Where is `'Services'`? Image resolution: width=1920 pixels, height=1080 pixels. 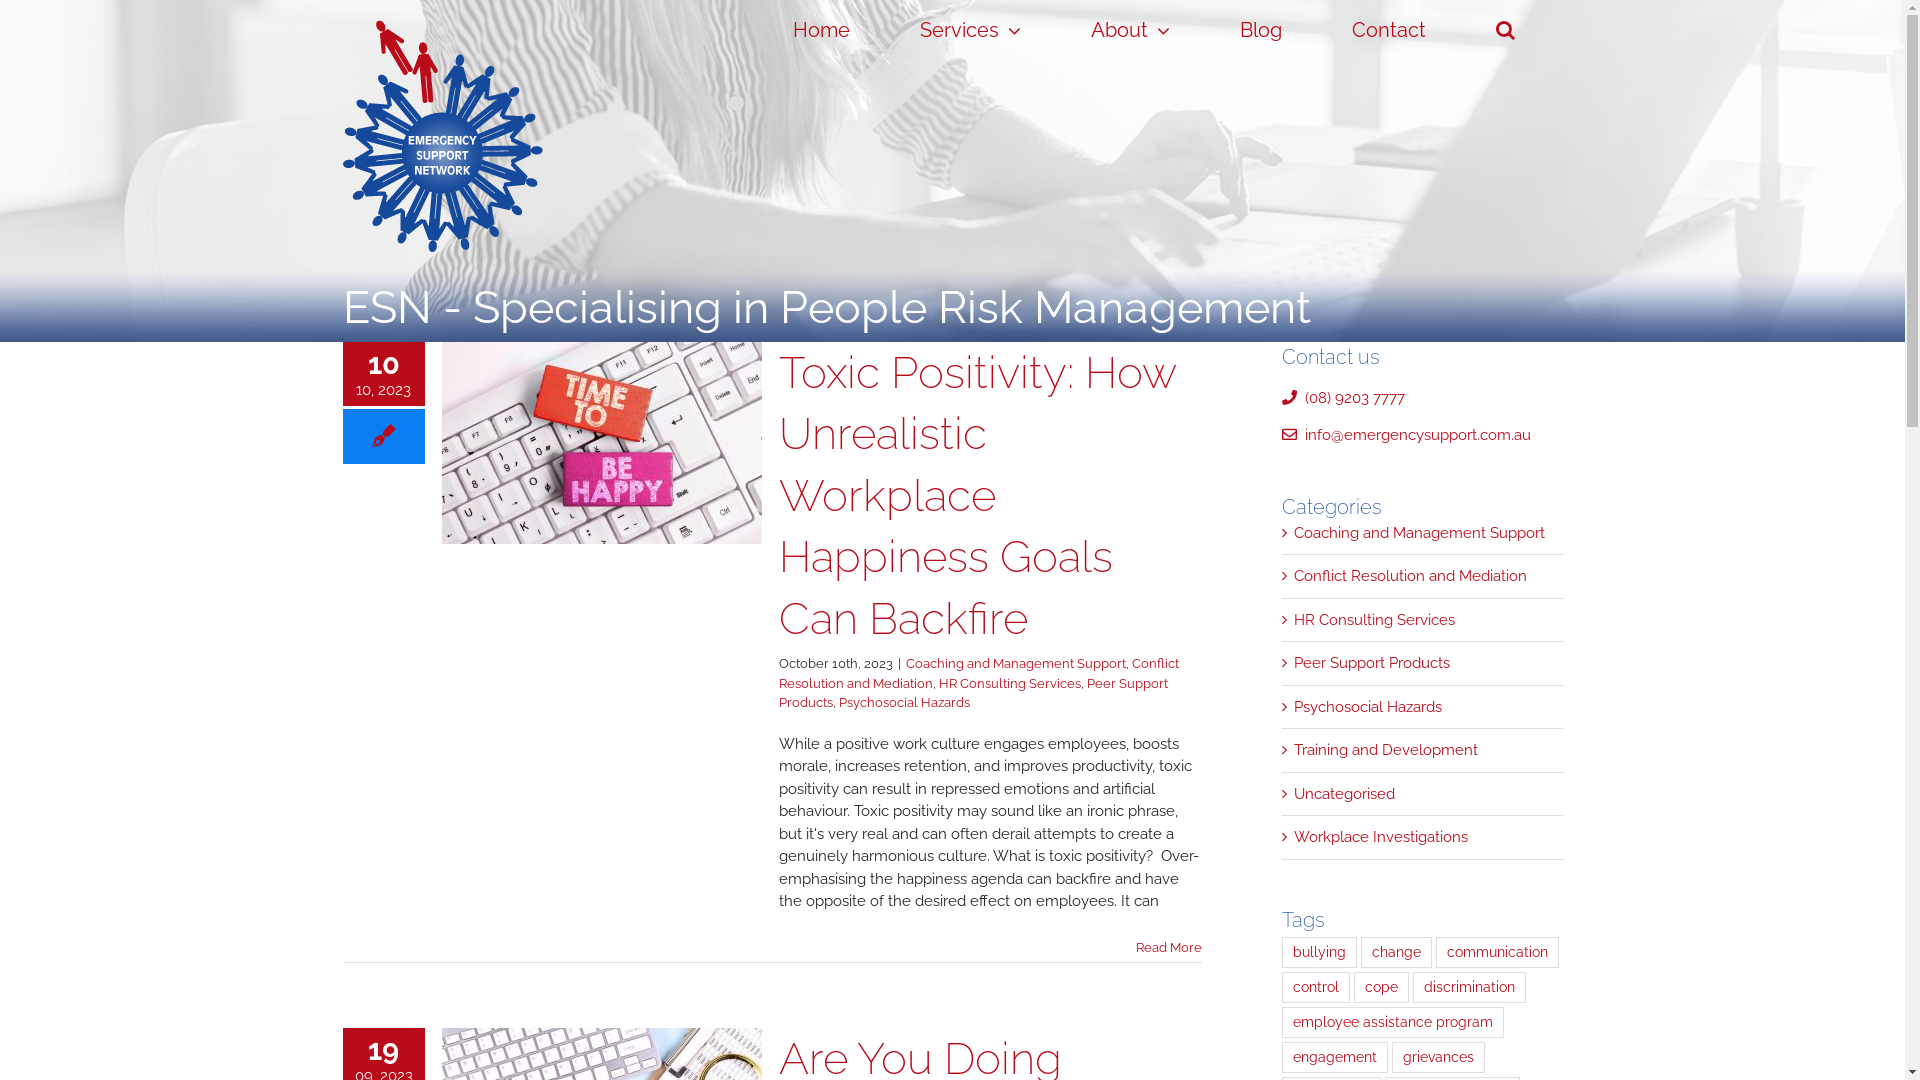 'Services' is located at coordinates (970, 30).